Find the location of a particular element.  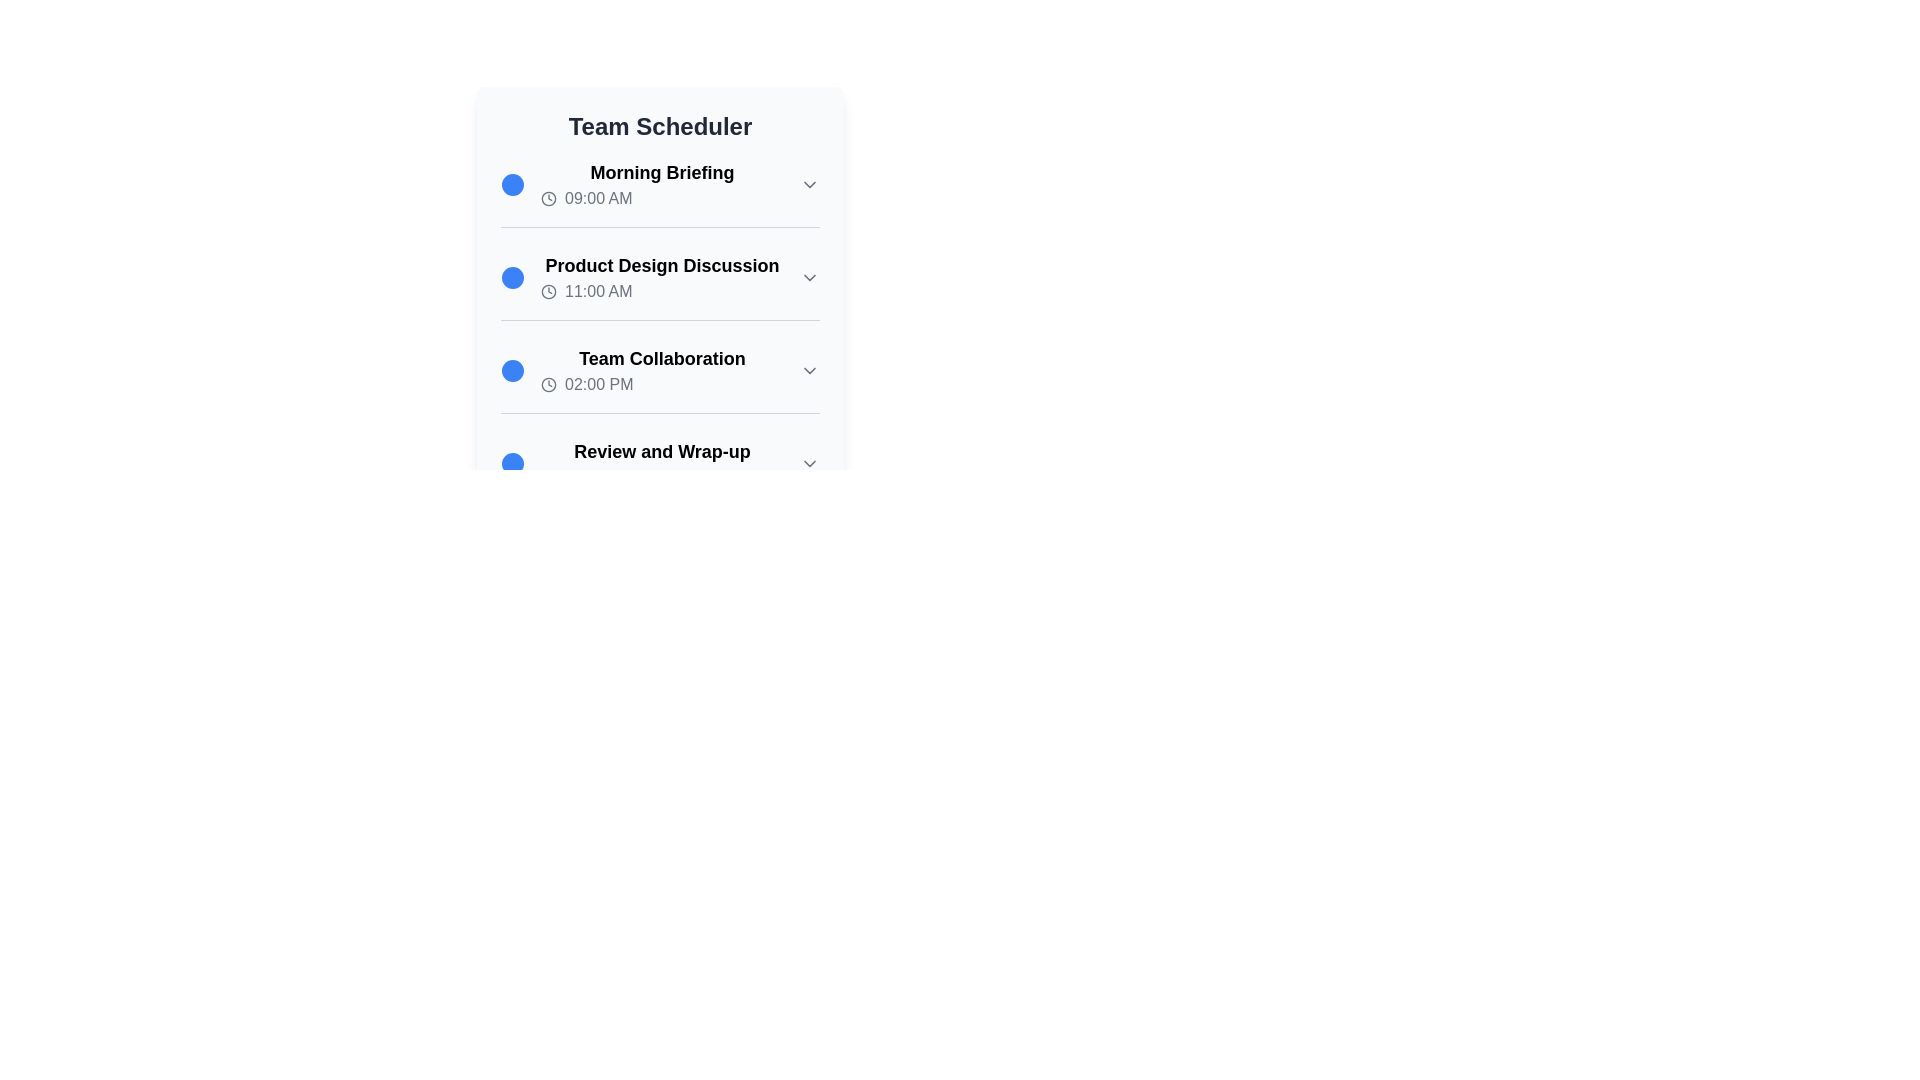

the Information-display panel that displays details about the 'Product Design Discussion' event scheduled at 11:00 AM, located between 'Morning Briefing' and 'Team Collaboration' is located at coordinates (660, 308).